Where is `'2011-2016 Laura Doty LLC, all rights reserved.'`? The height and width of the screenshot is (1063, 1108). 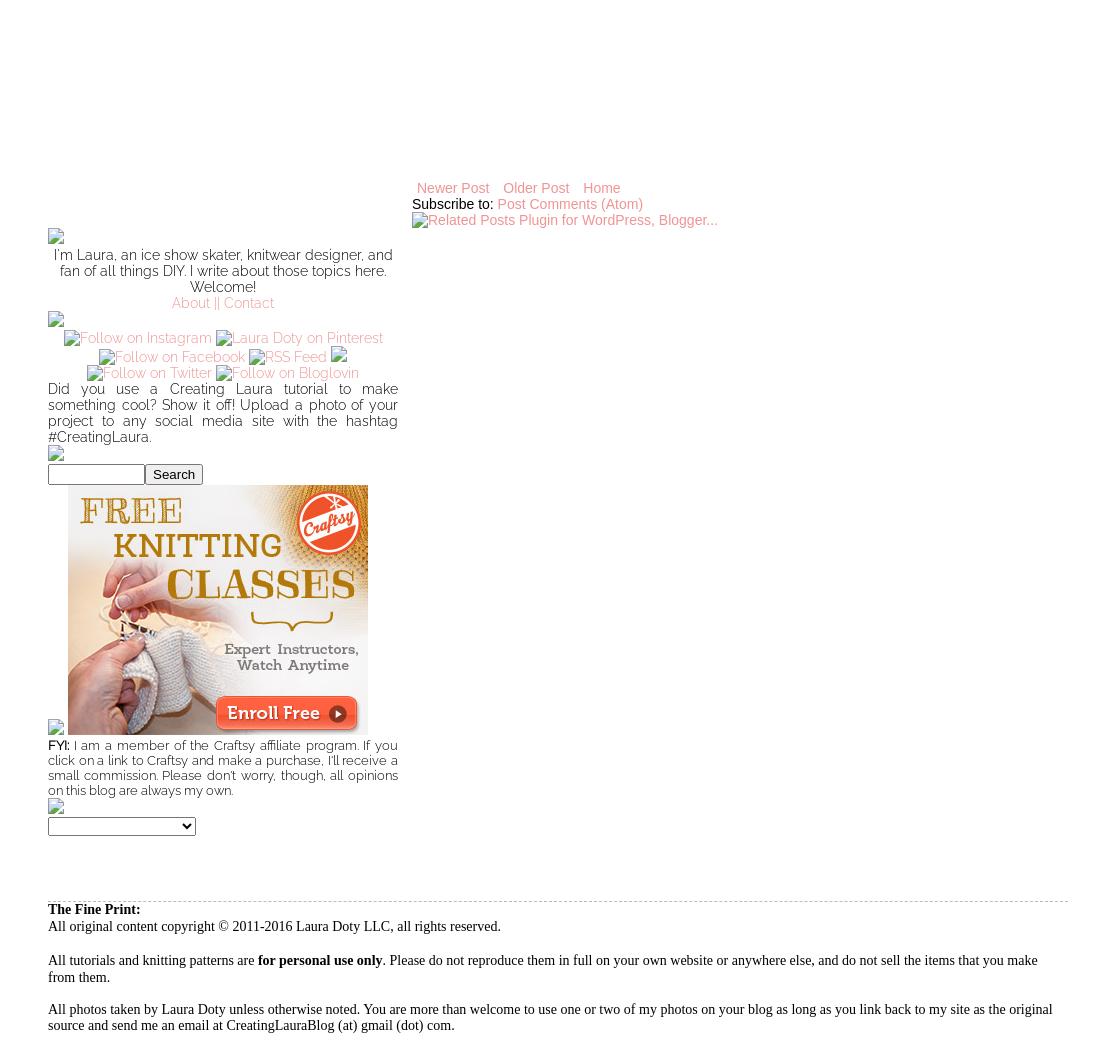 '2011-2016 Laura Doty LLC, all rights reserved.' is located at coordinates (362, 925).